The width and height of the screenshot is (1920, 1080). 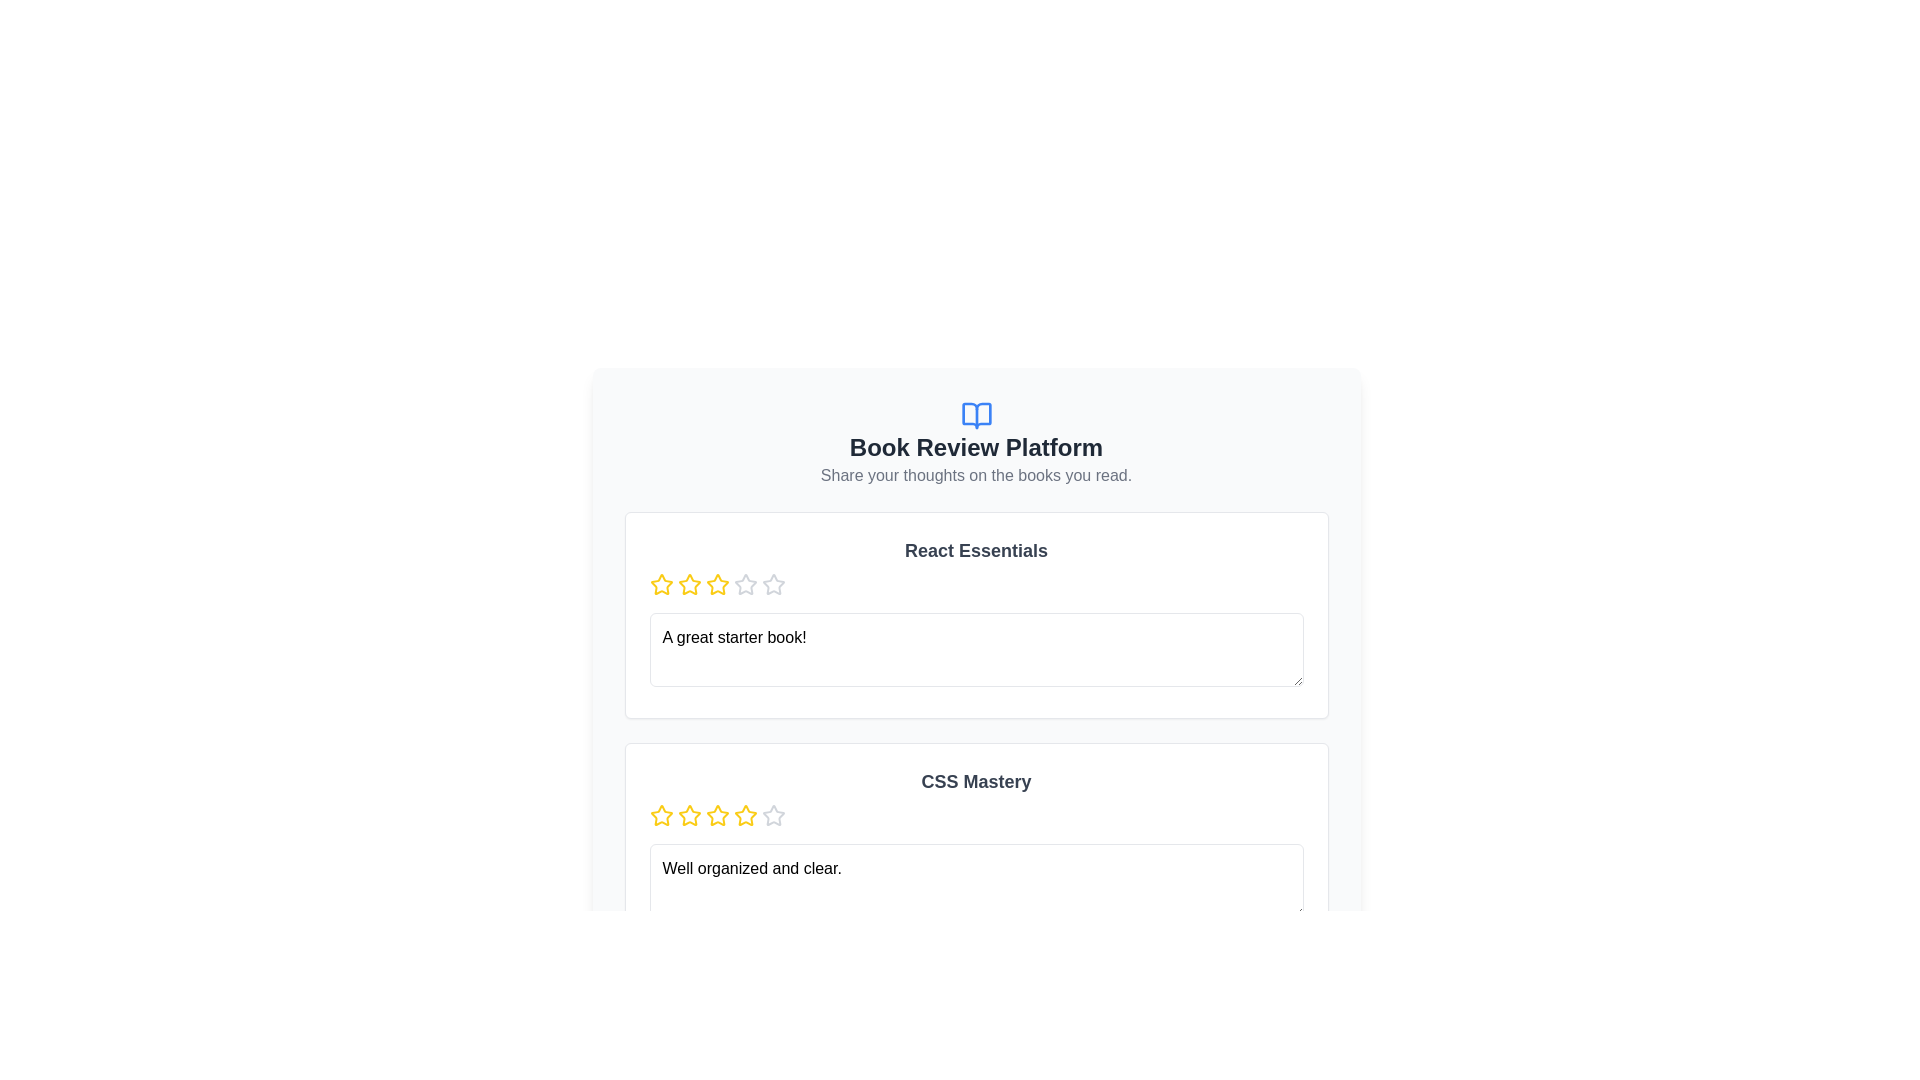 I want to click on the first star icon, so click(x=661, y=815).